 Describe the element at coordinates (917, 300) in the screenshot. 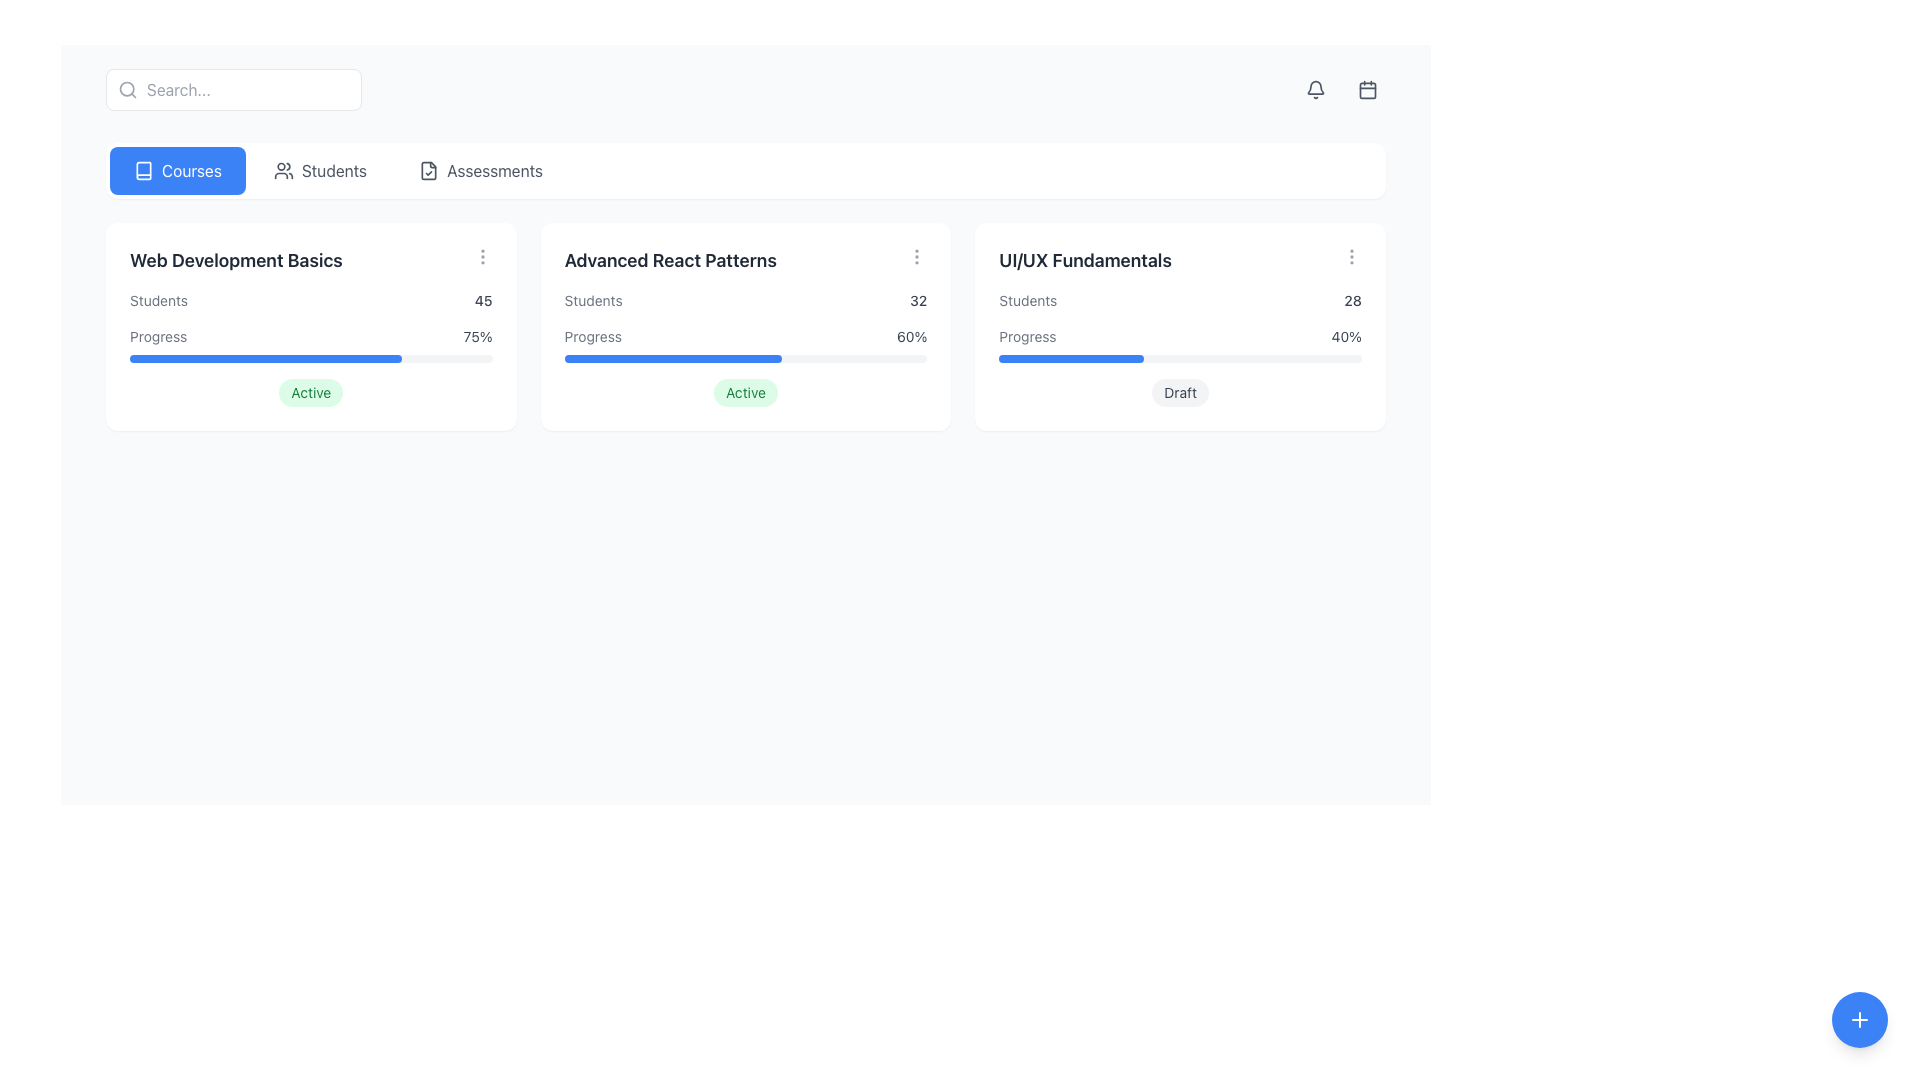

I see `the text label displaying the number '32' in dark-gray font, which indicates the count of items, located within the 'Advanced React Patterns' card` at that location.